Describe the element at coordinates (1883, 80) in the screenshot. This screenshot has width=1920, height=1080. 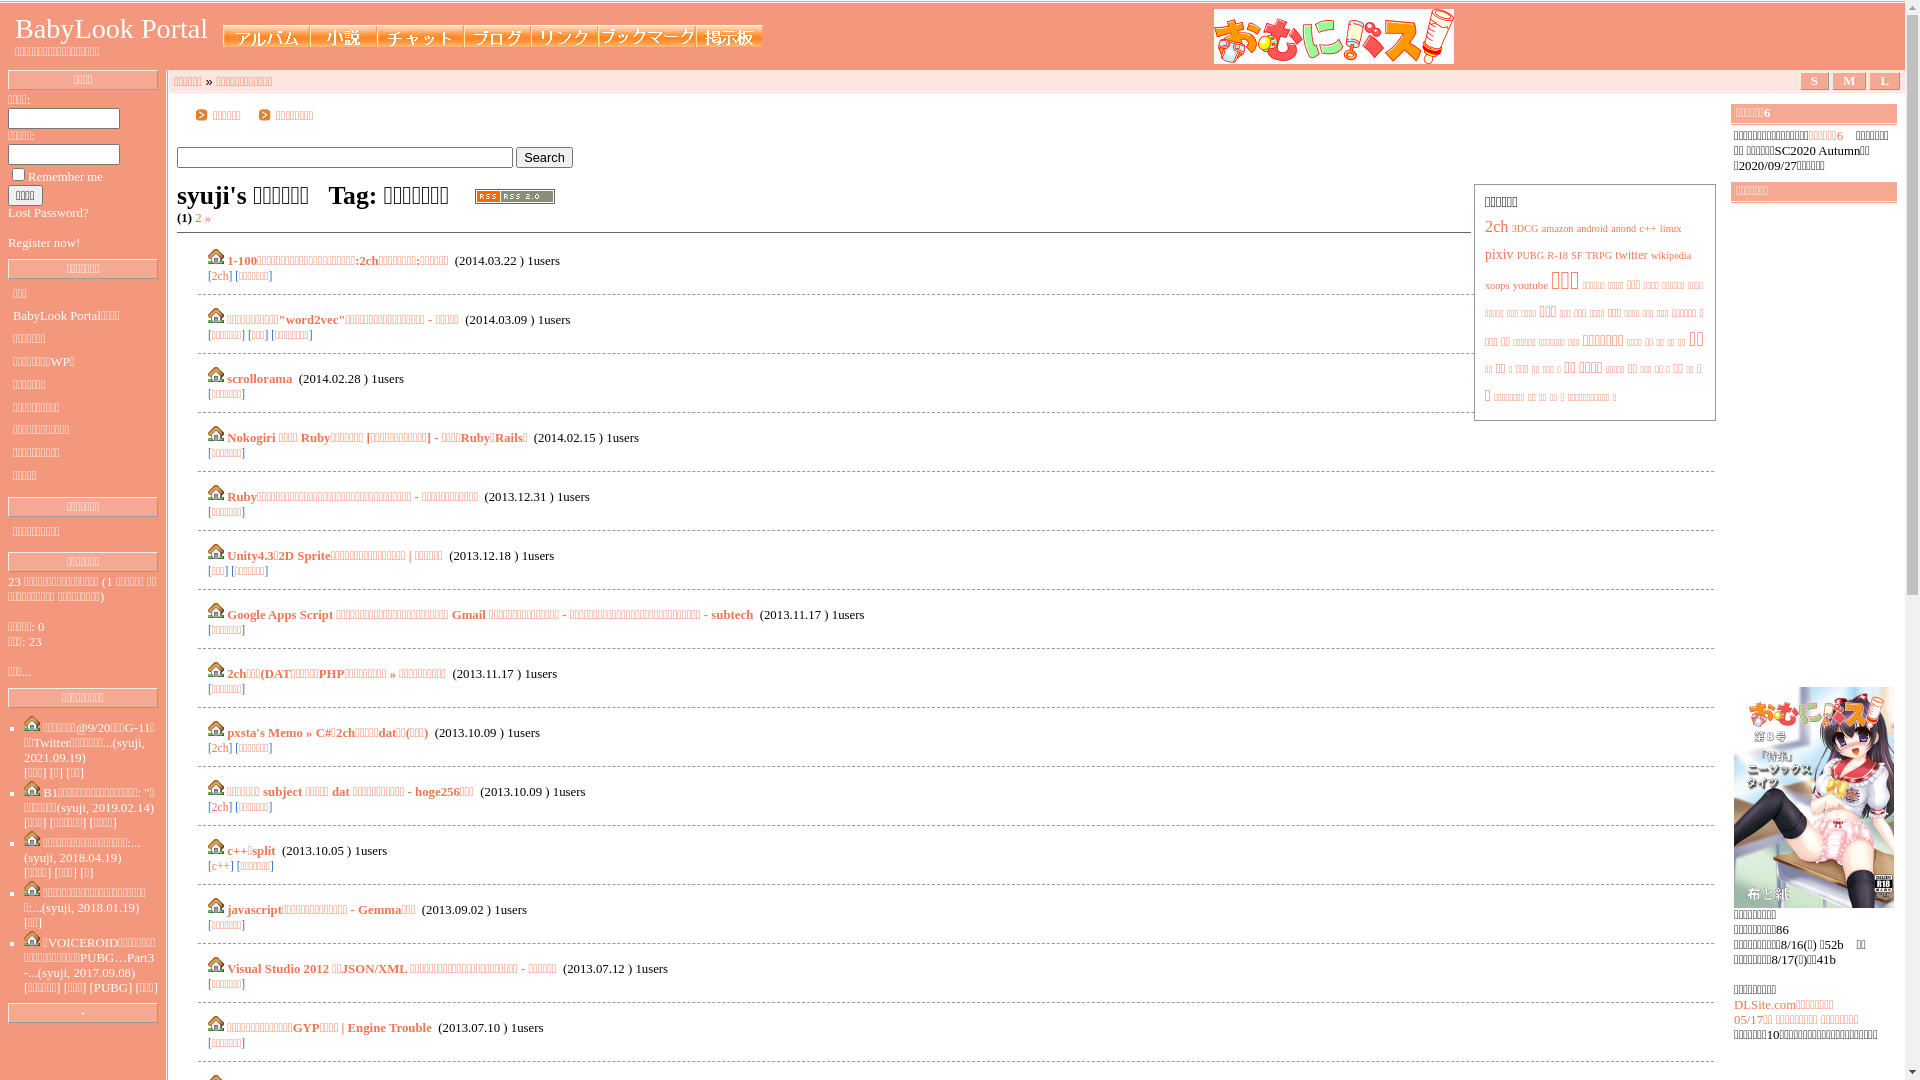
I see `'L'` at that location.